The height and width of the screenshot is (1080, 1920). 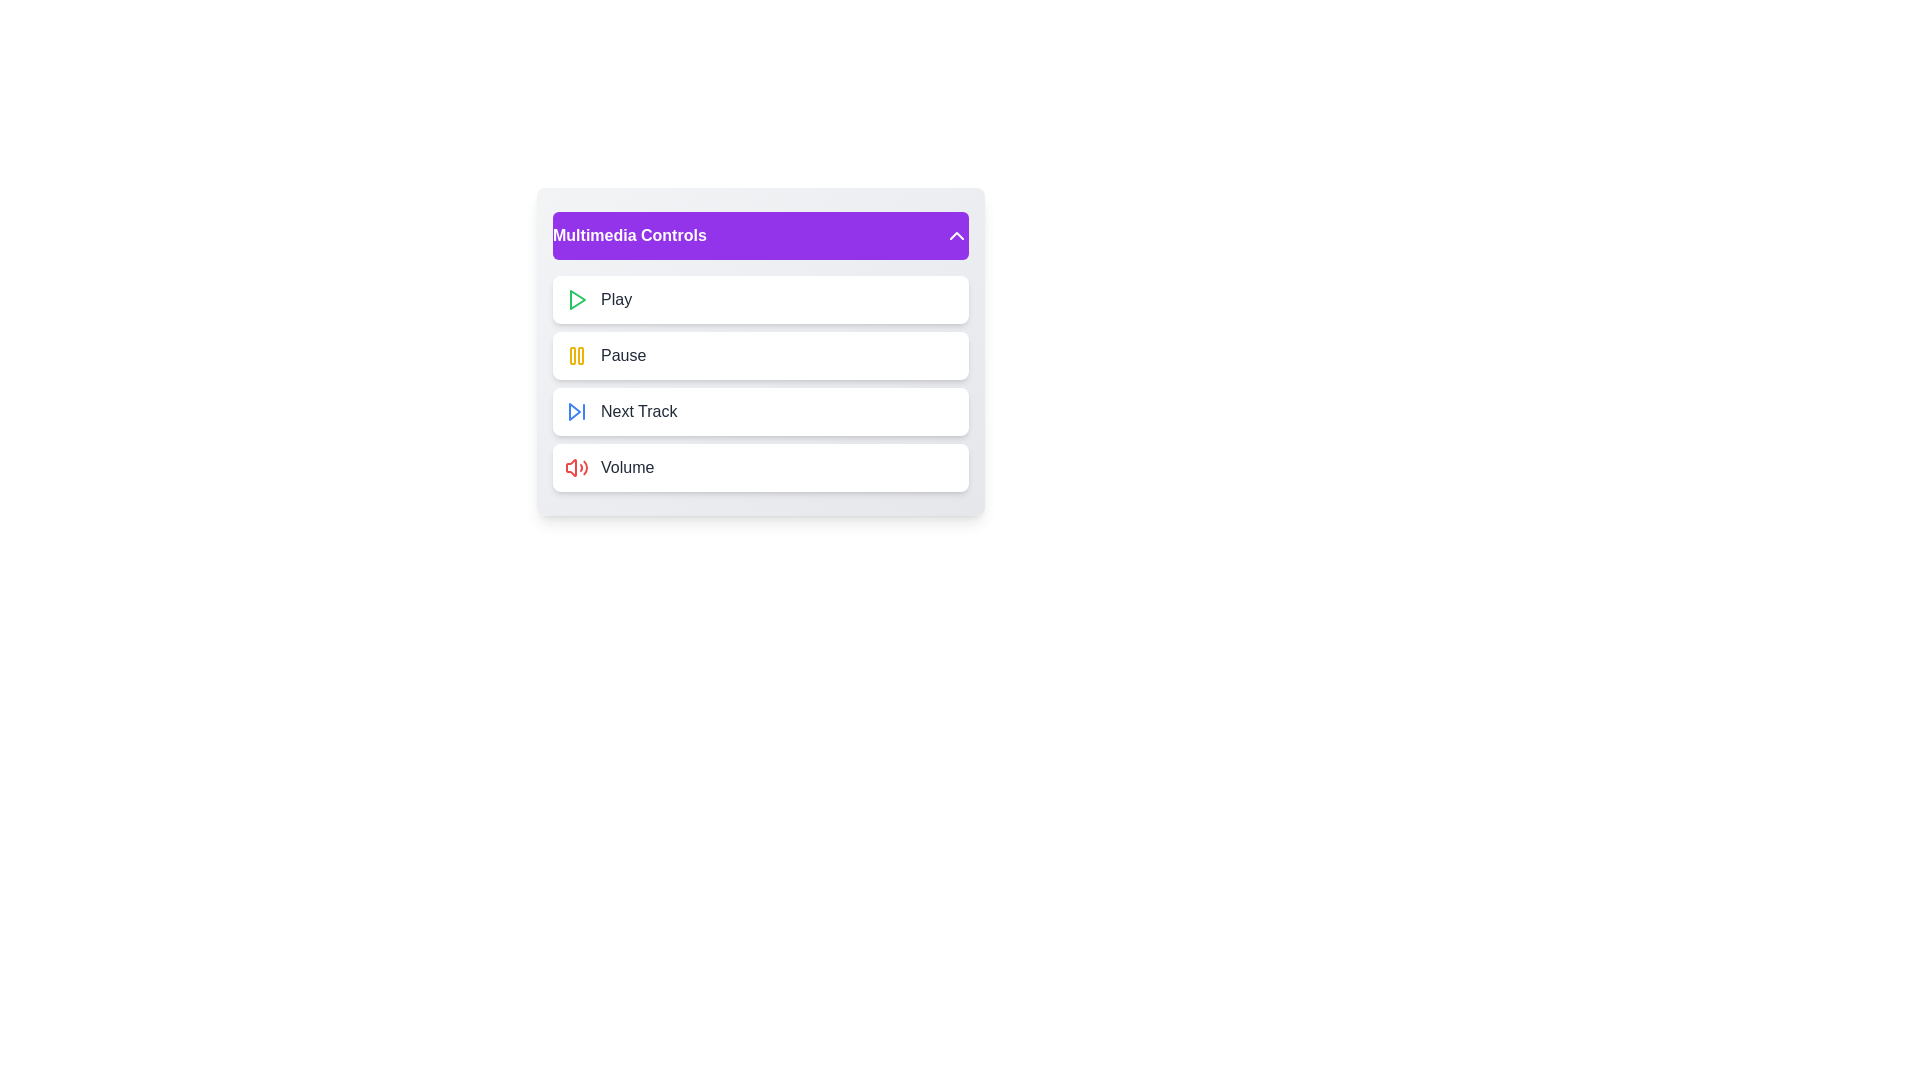 What do you see at coordinates (760, 300) in the screenshot?
I see `the 'Play' button in the Multimedia Controls` at bounding box center [760, 300].